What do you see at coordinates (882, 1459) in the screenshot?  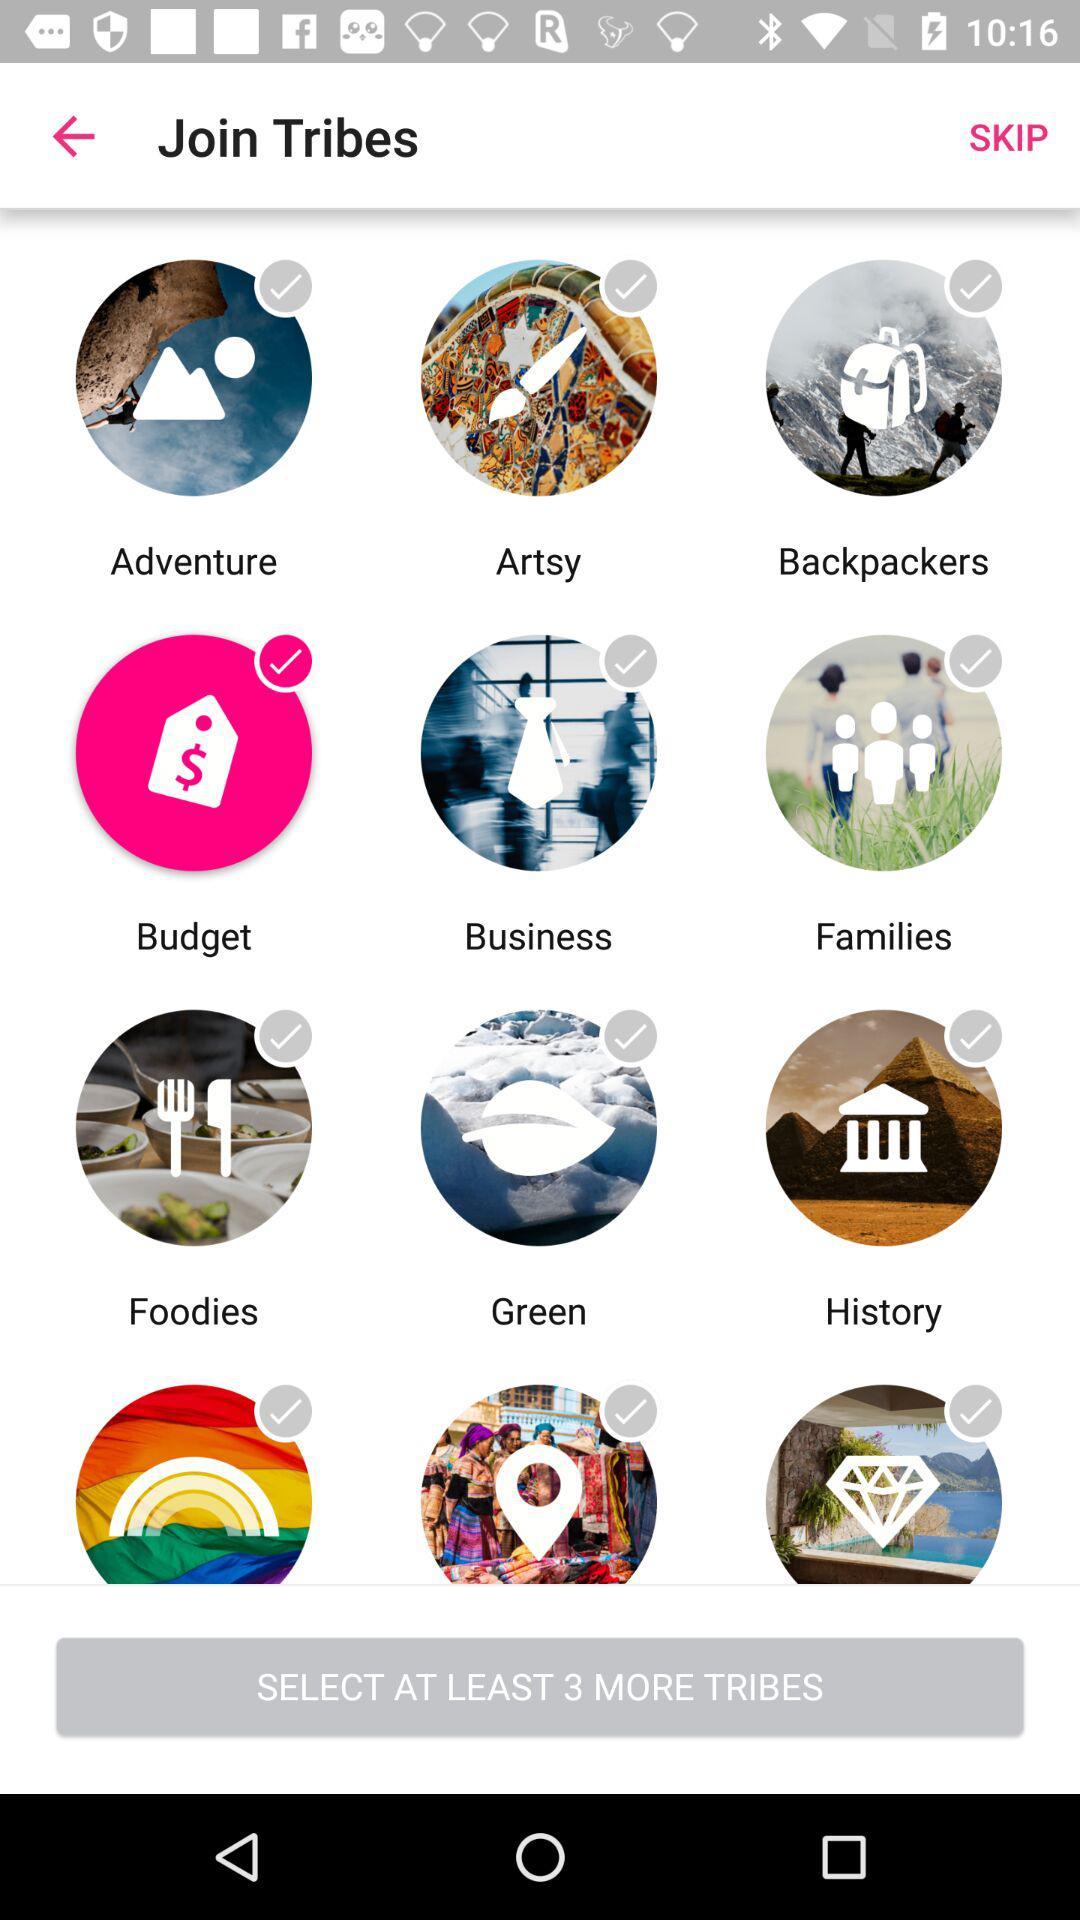 I see `join tribe` at bounding box center [882, 1459].